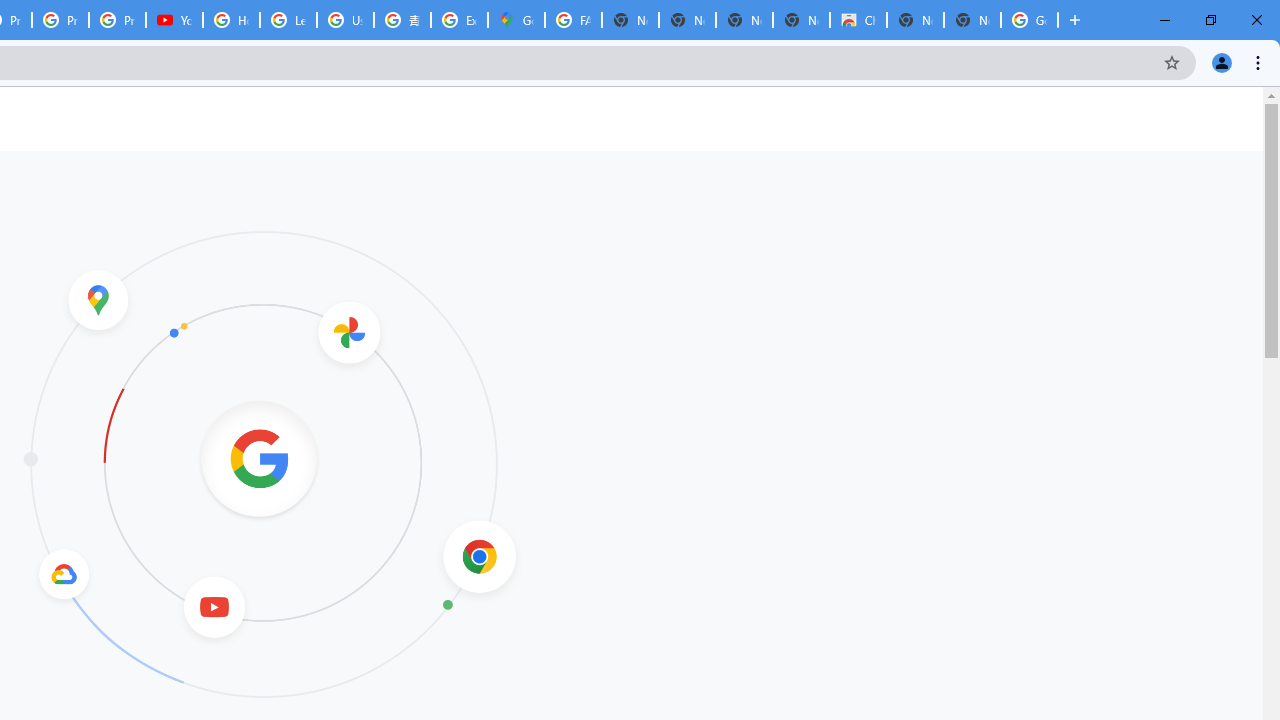  I want to click on 'Privacy Checkup', so click(60, 20).